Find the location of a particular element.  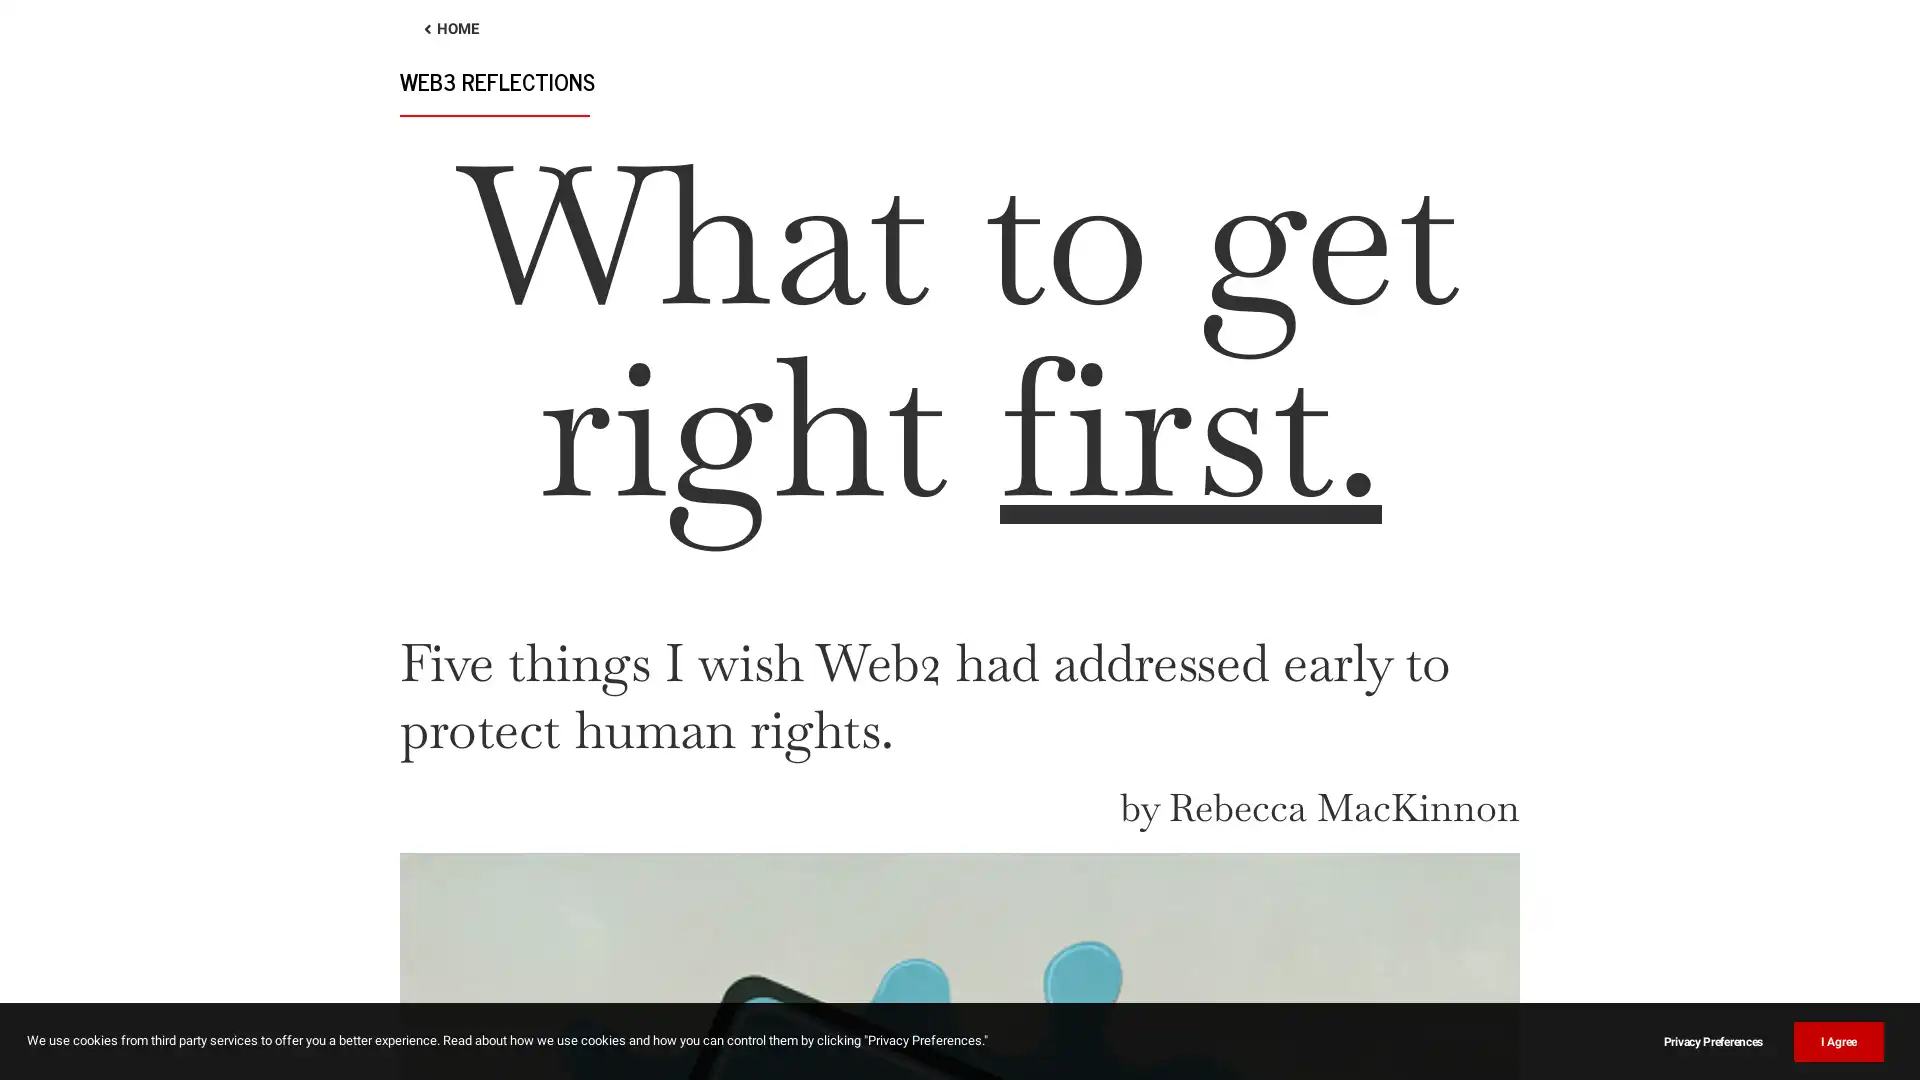

I Agree is located at coordinates (1838, 1040).